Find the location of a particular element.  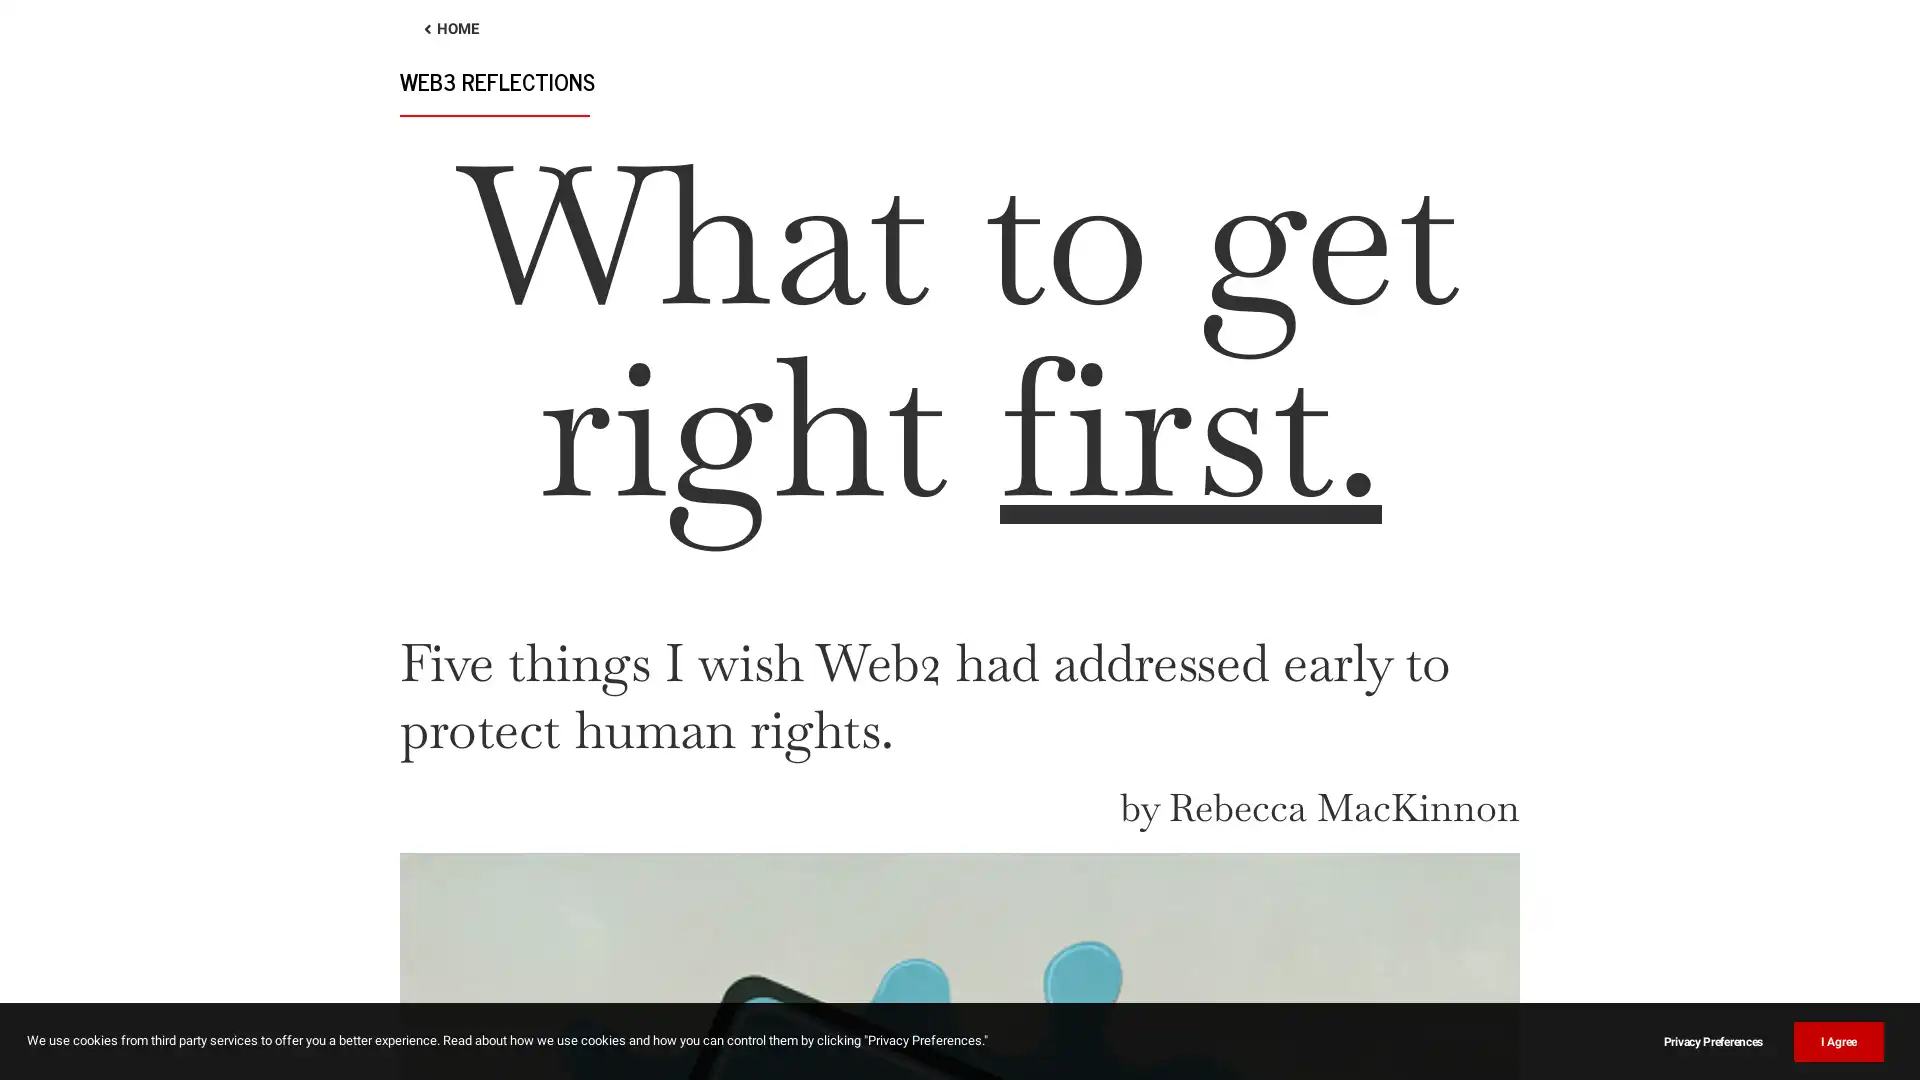

I Agree is located at coordinates (1838, 1040).